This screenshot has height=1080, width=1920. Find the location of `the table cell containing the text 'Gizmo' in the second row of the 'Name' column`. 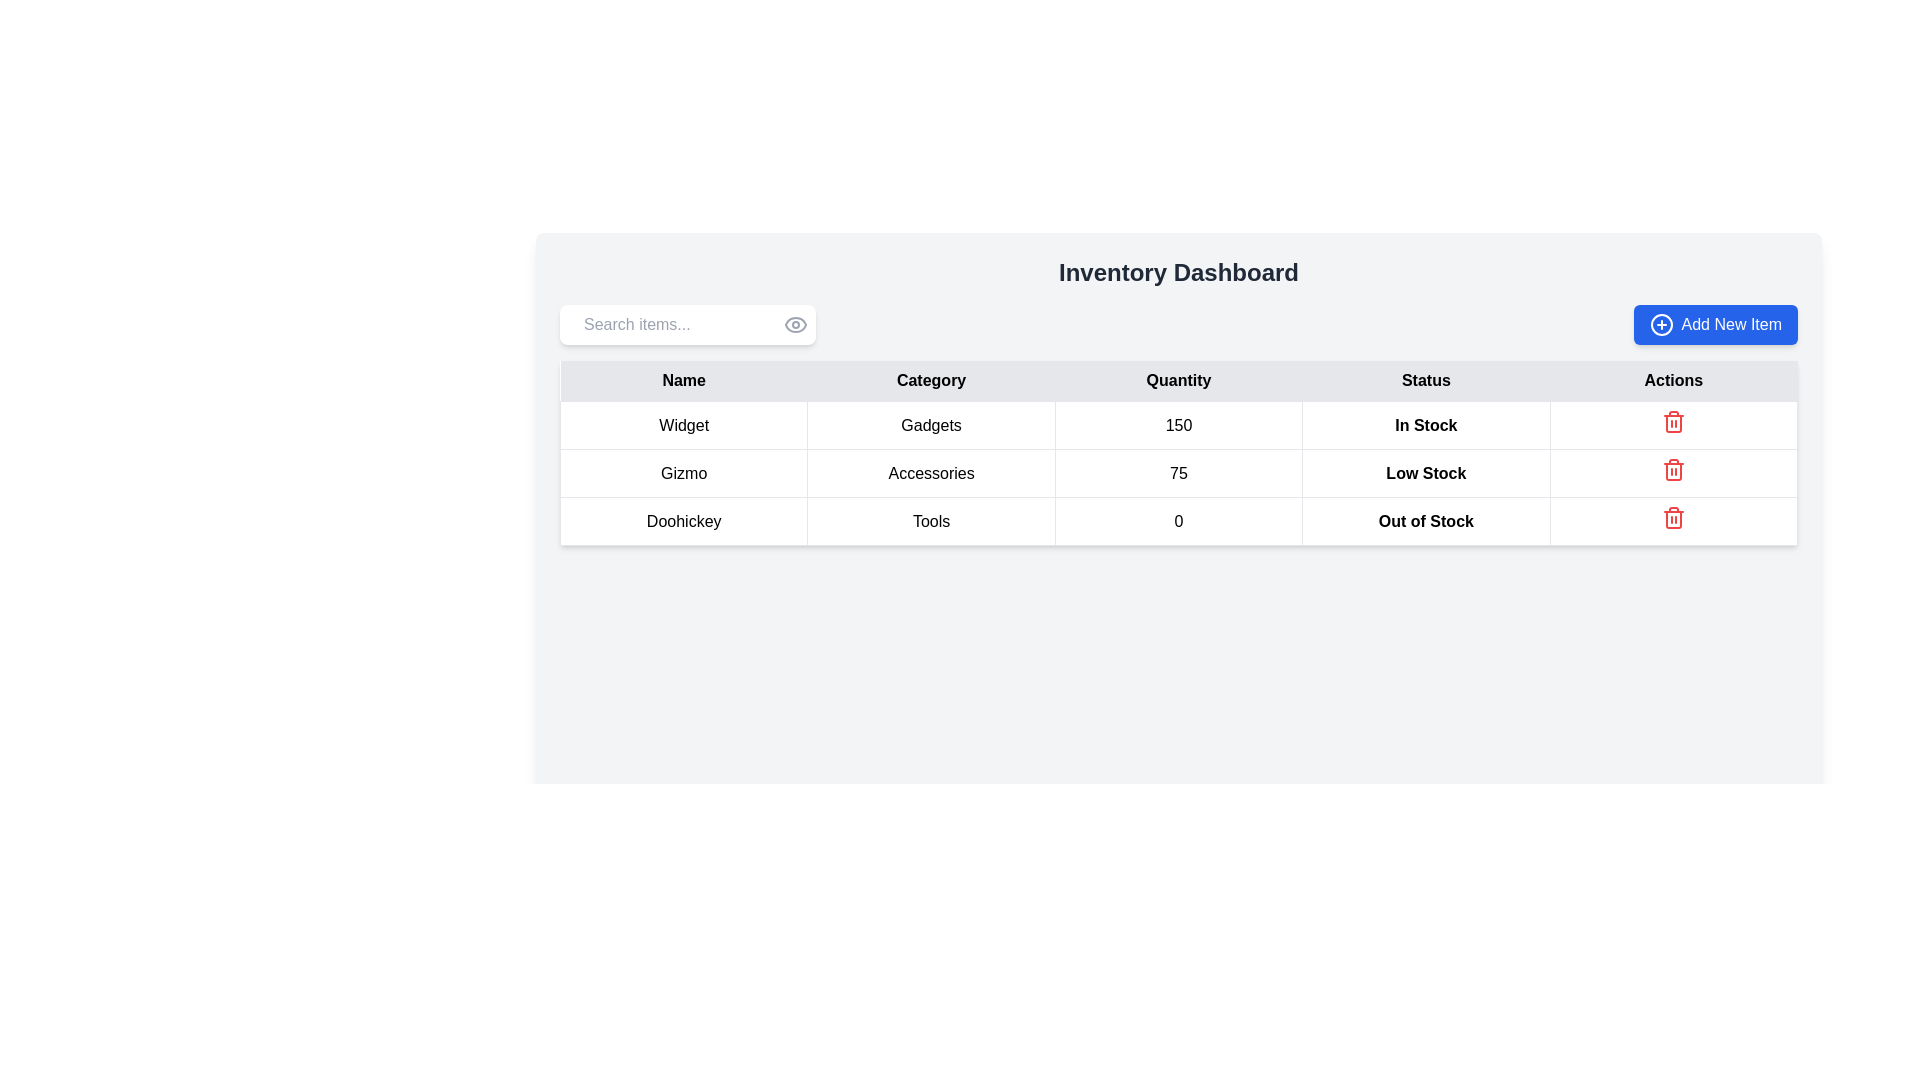

the table cell containing the text 'Gizmo' in the second row of the 'Name' column is located at coordinates (684, 473).